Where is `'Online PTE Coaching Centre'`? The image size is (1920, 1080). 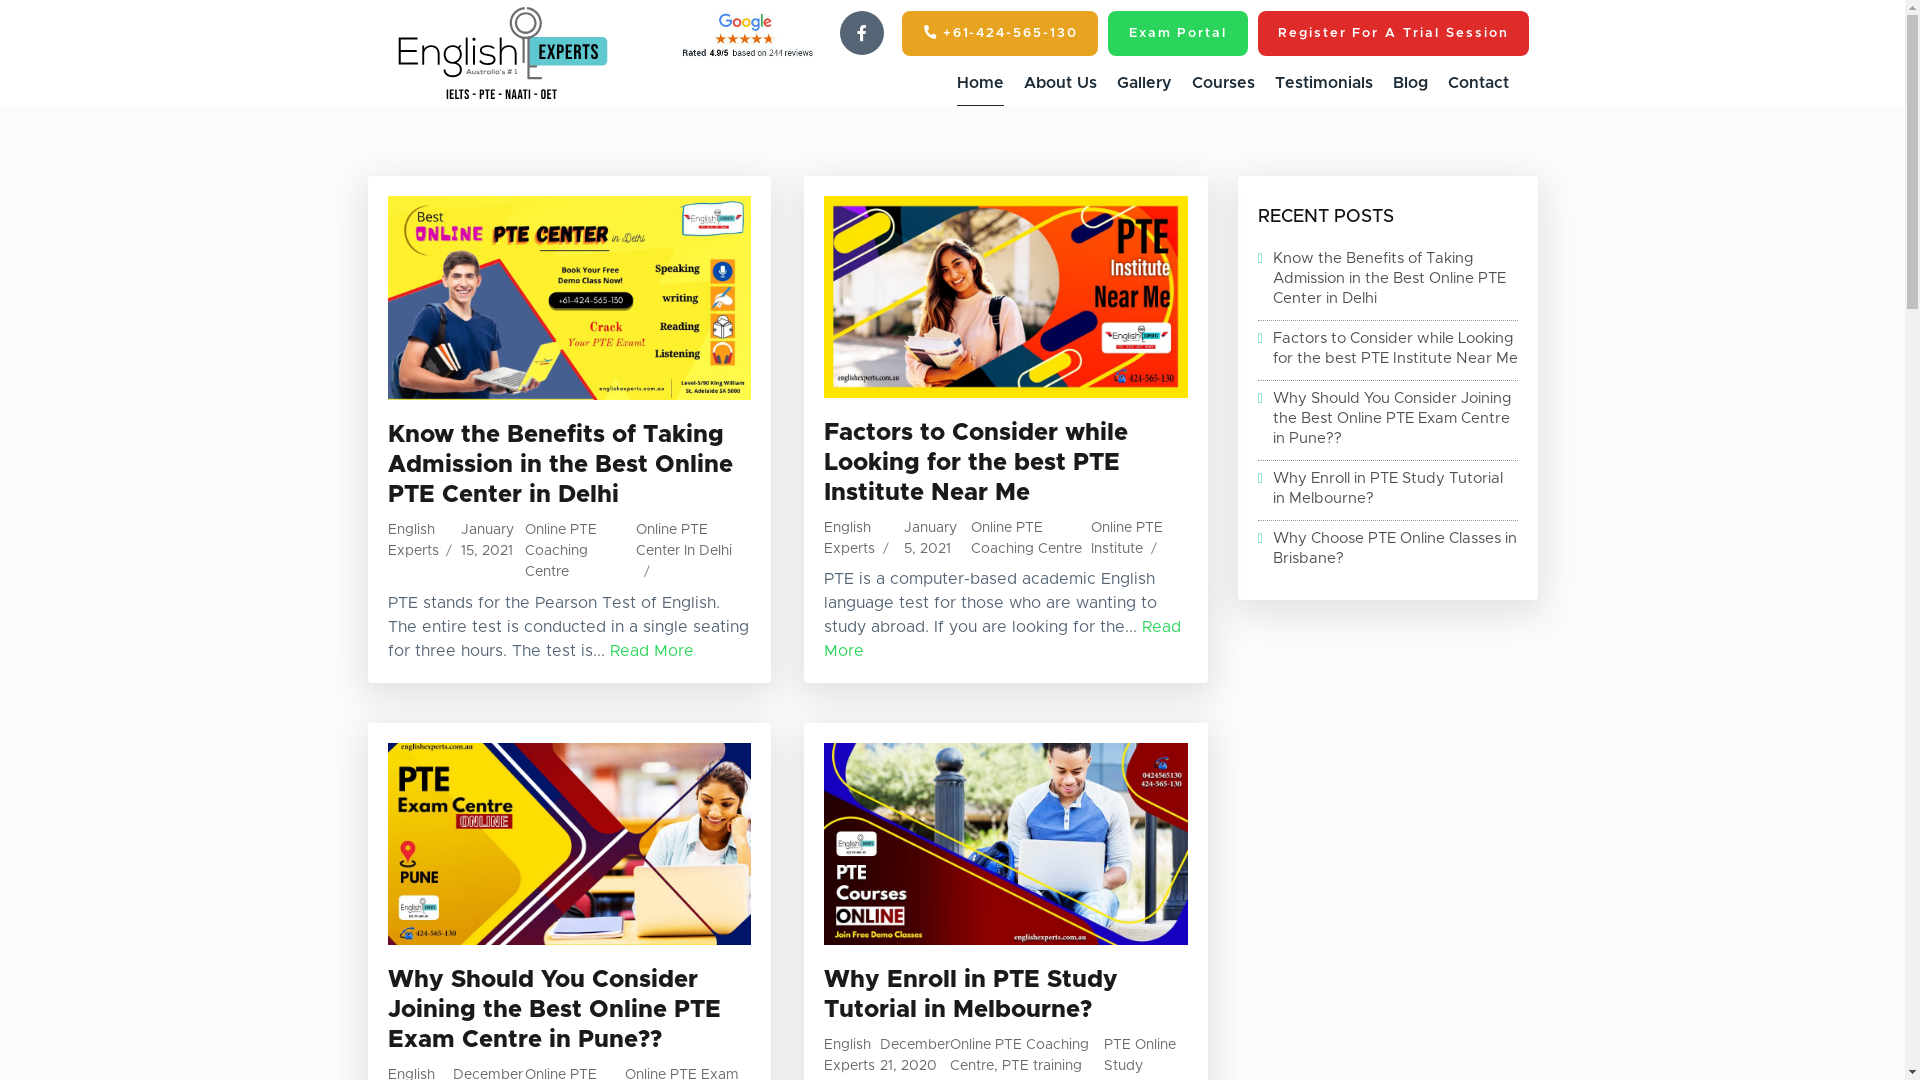
'Online PTE Coaching Centre' is located at coordinates (1026, 537).